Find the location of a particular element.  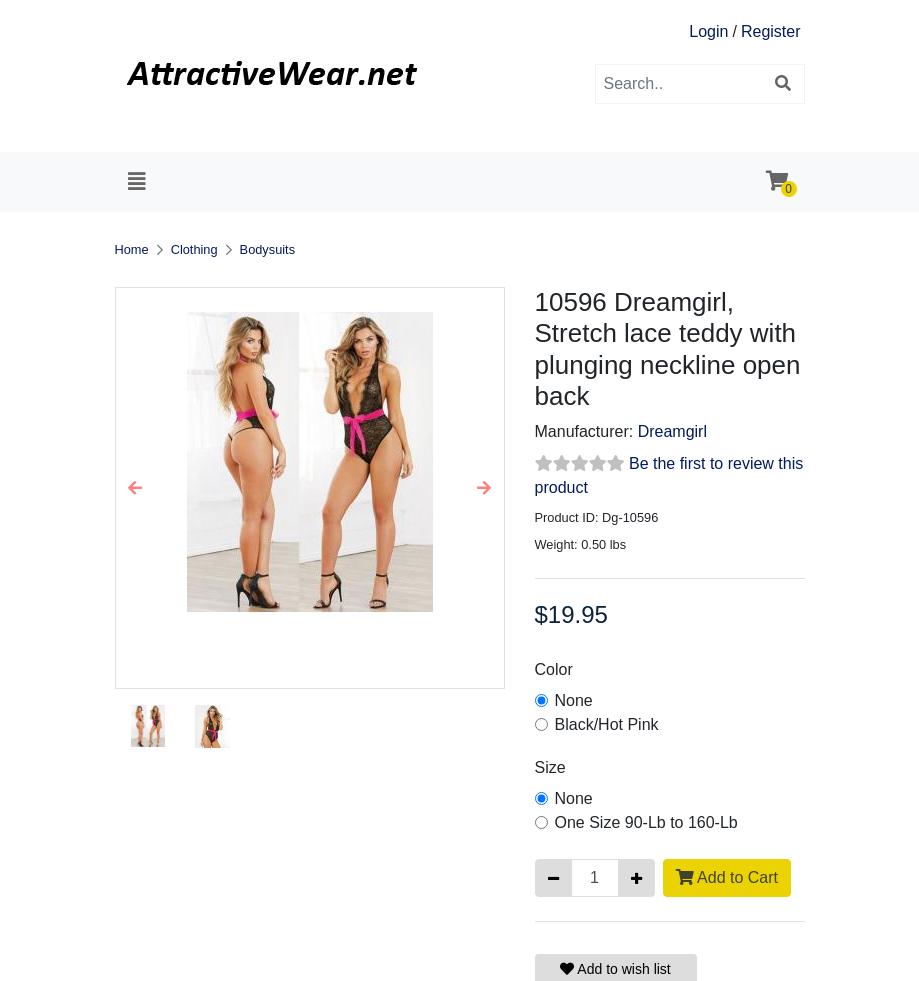

'Home' is located at coordinates (129, 248).